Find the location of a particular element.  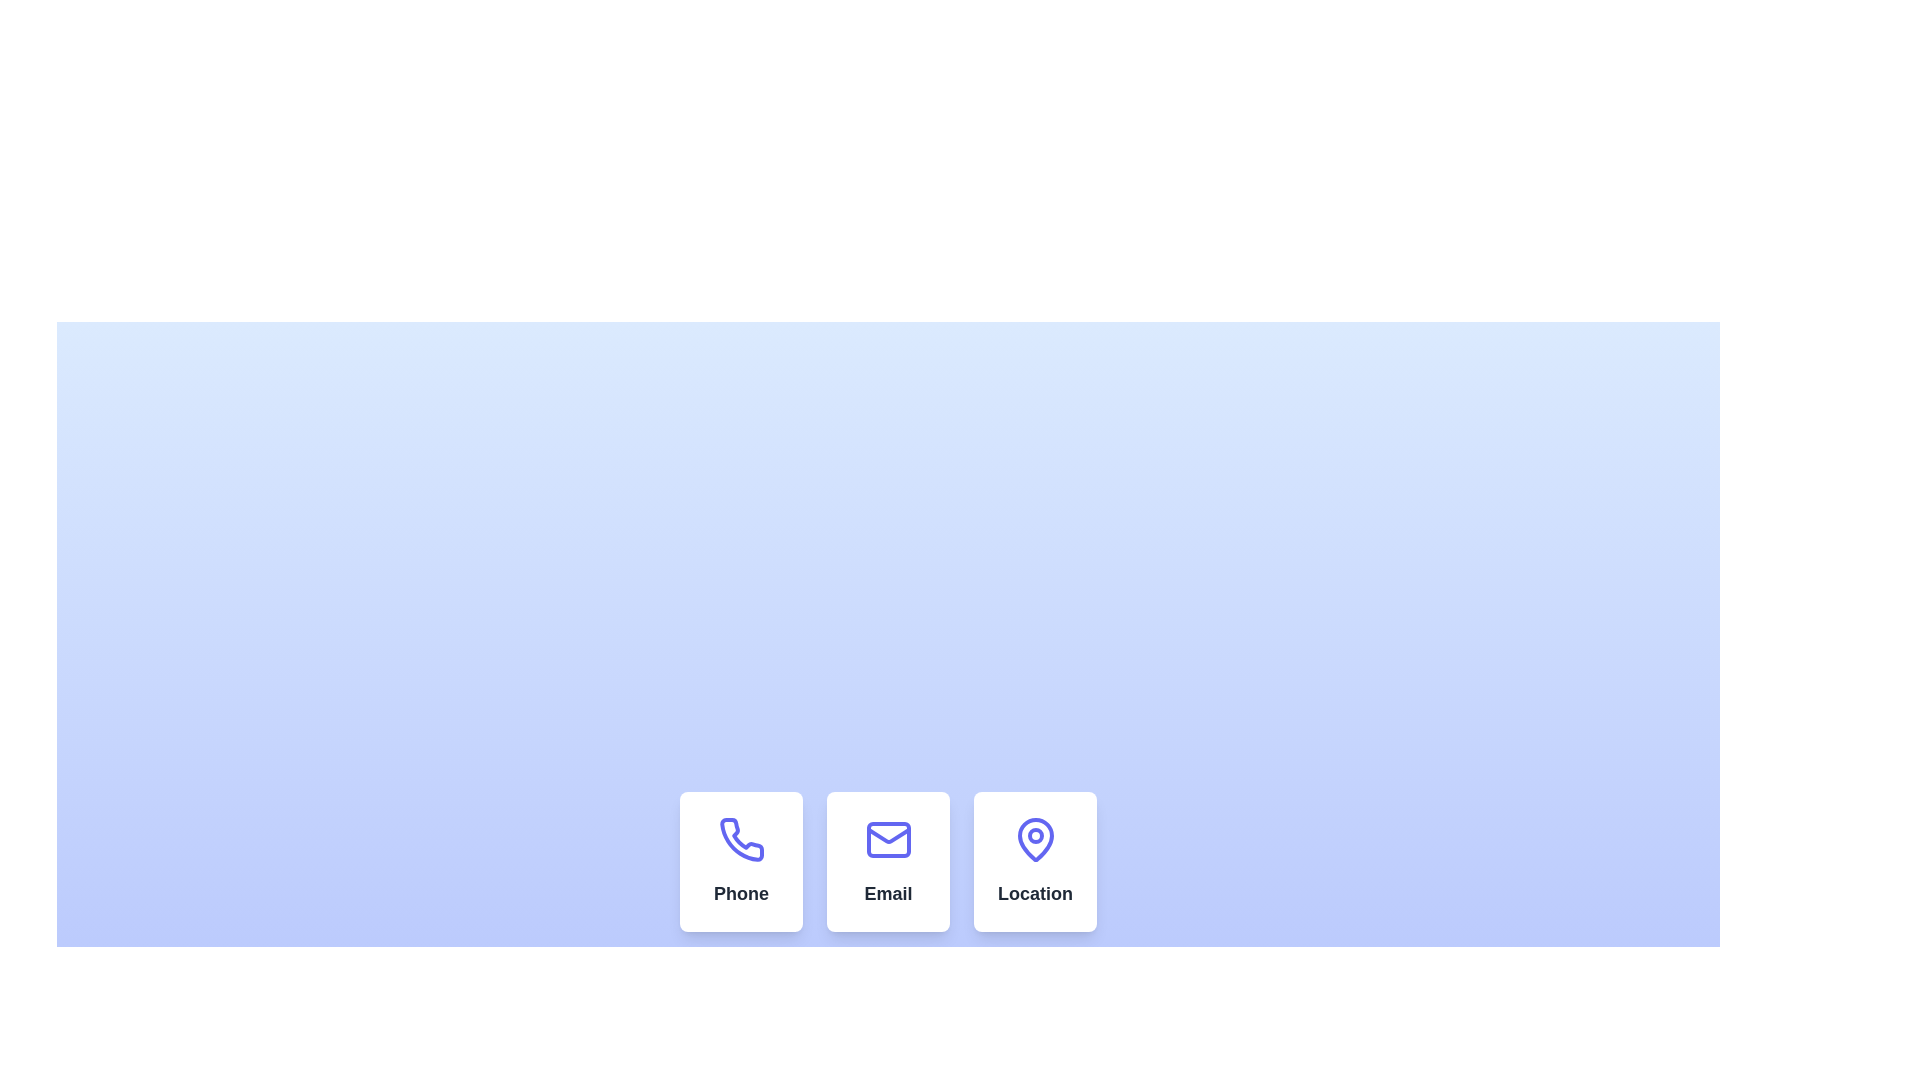

the phone contact icon located in the center of the first column beneath the text 'Phone' is located at coordinates (740, 840).